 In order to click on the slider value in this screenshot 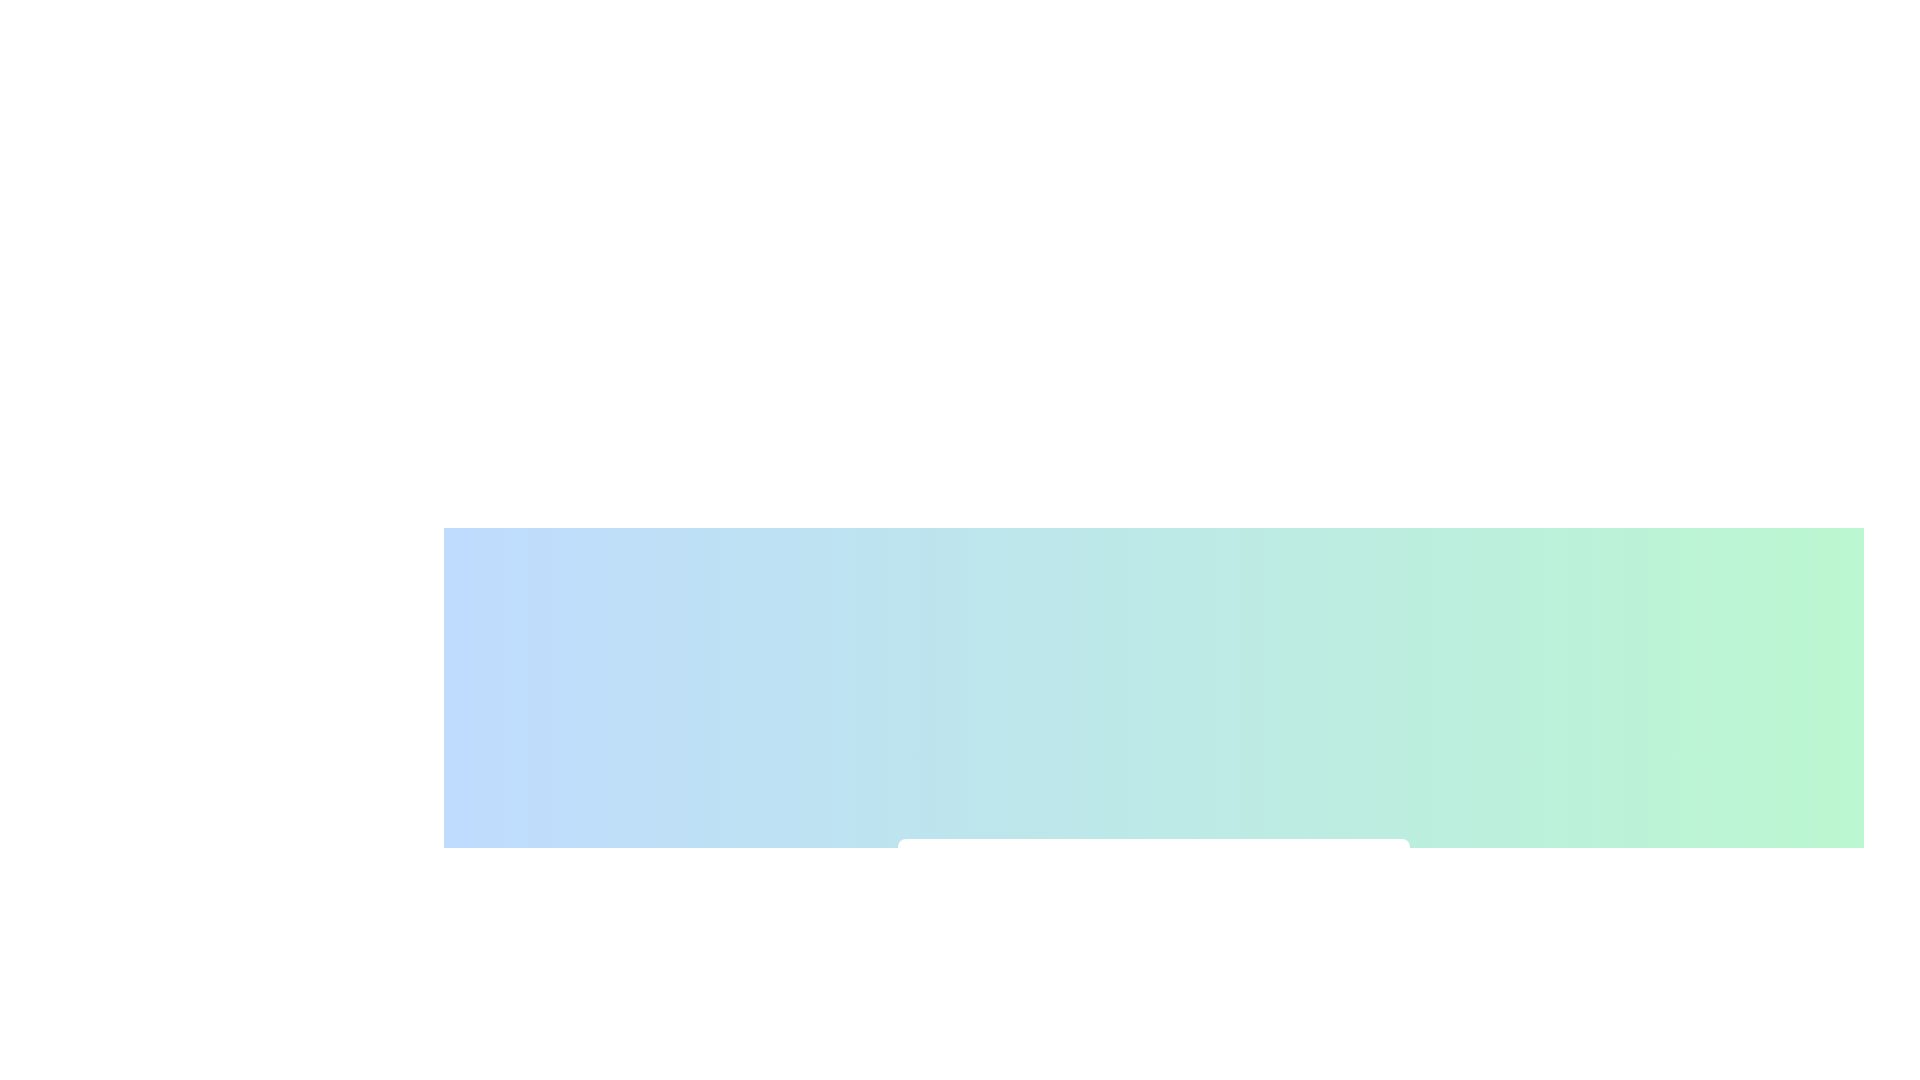, I will do `click(1189, 977)`.